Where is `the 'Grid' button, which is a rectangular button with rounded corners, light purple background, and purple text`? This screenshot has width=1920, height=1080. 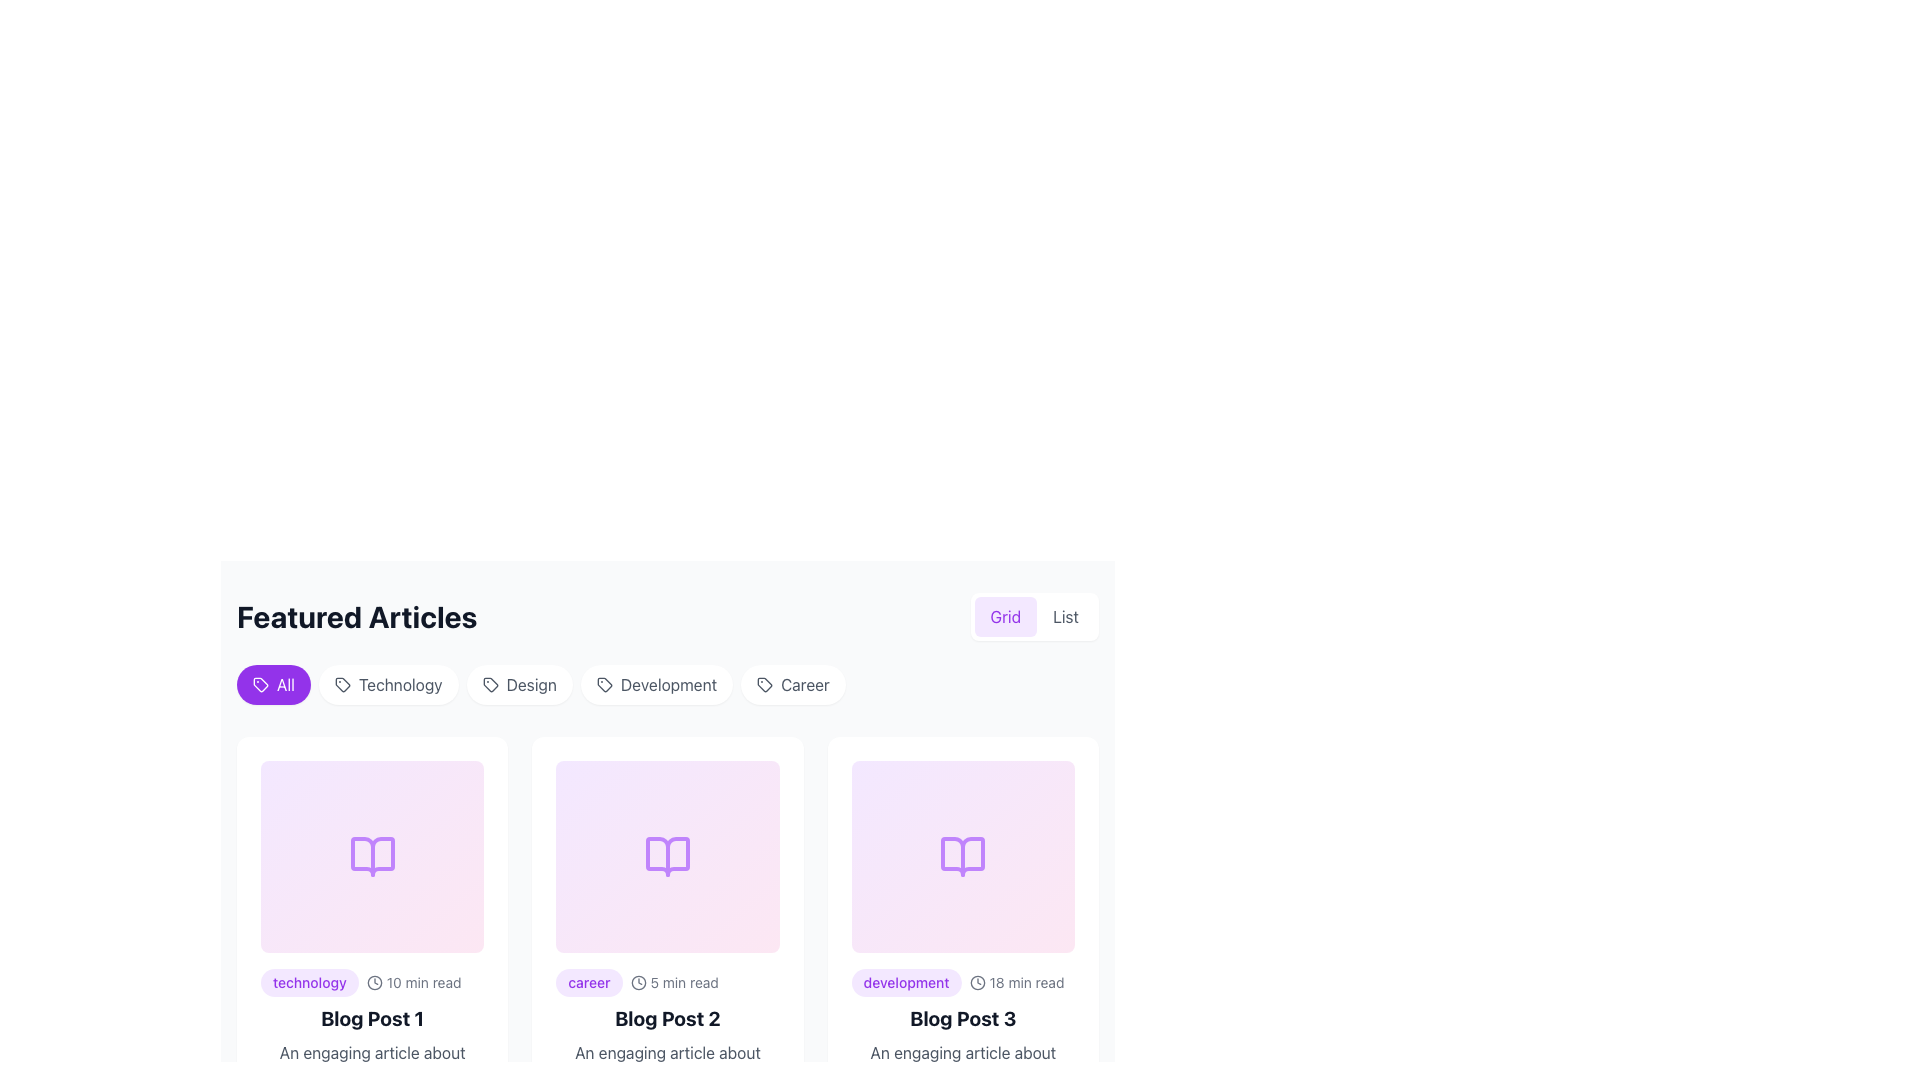
the 'Grid' button, which is a rectangular button with rounded corners, light purple background, and purple text is located at coordinates (1005, 616).